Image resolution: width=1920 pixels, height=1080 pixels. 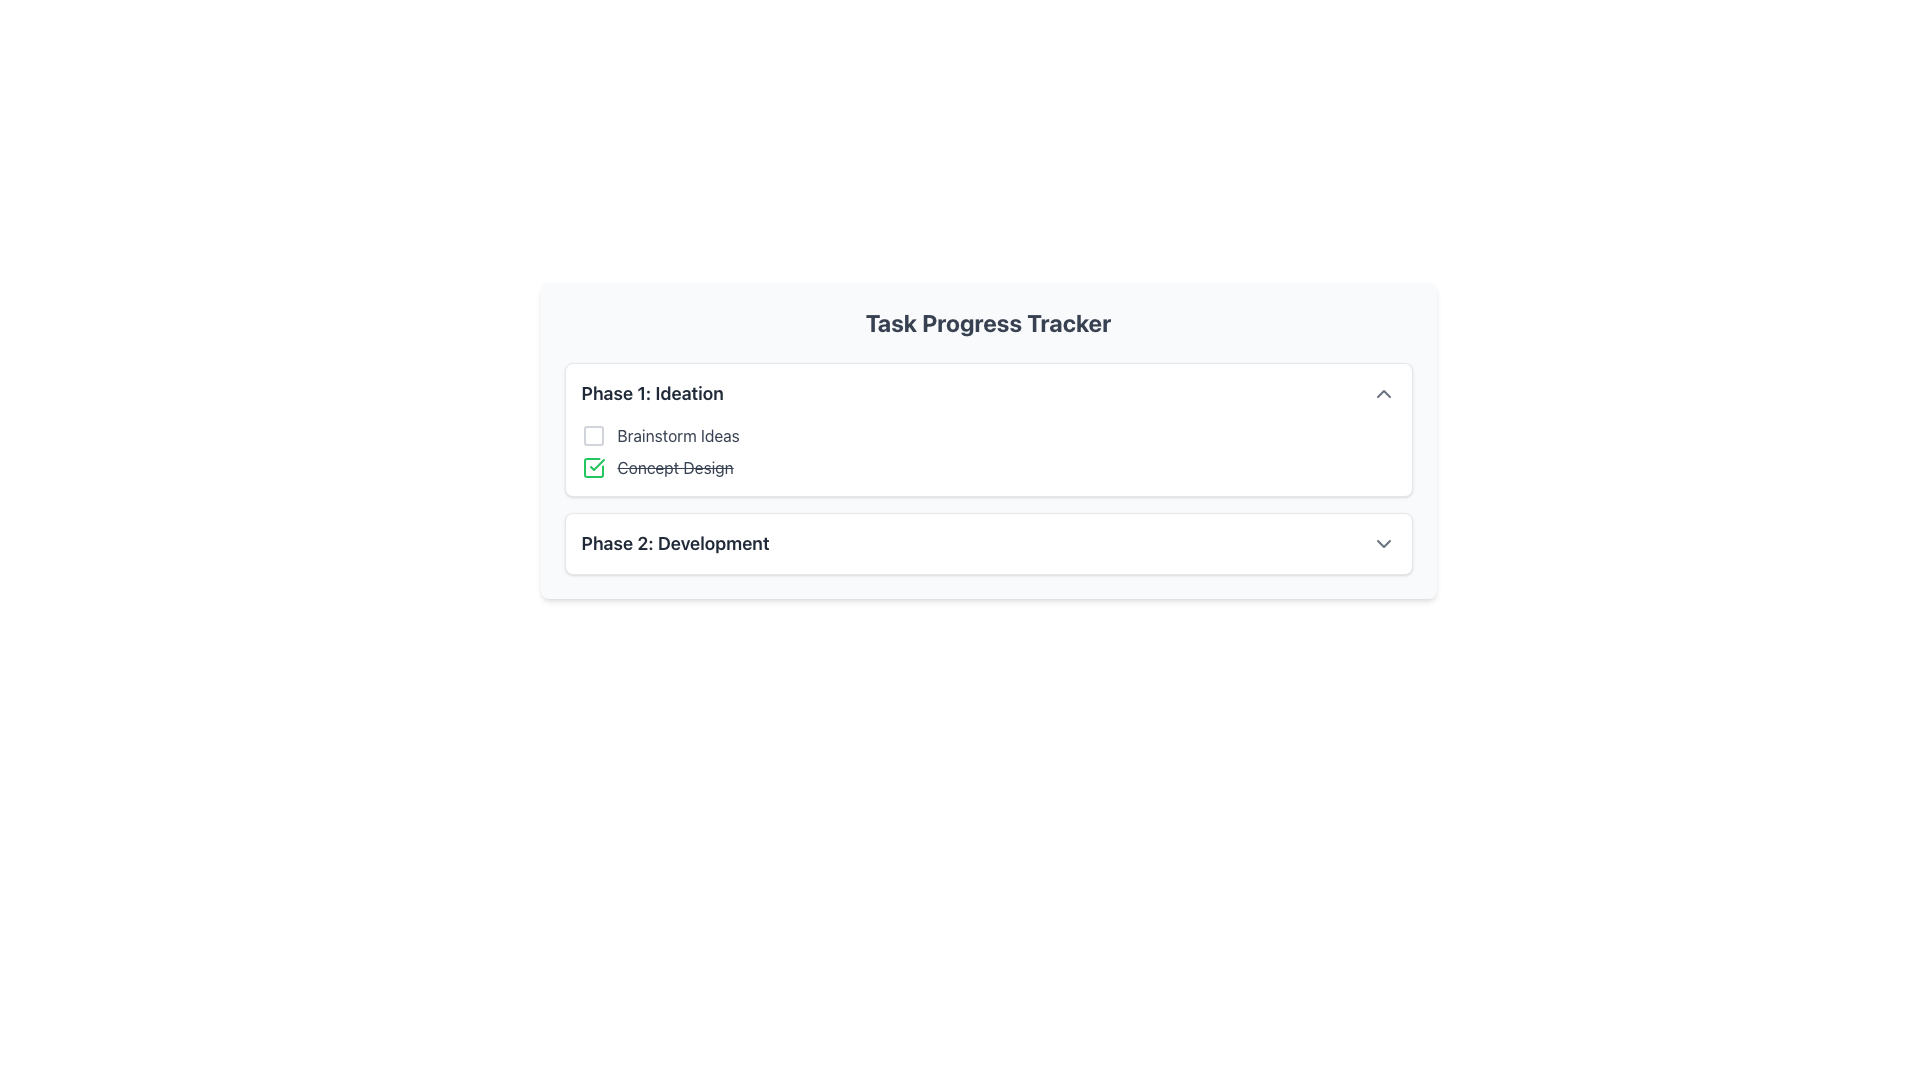 What do you see at coordinates (678, 434) in the screenshot?
I see `the text label that serves as the title for a task item within the 'Phase 1: Ideation' section of the task progress tracker for interaction` at bounding box center [678, 434].